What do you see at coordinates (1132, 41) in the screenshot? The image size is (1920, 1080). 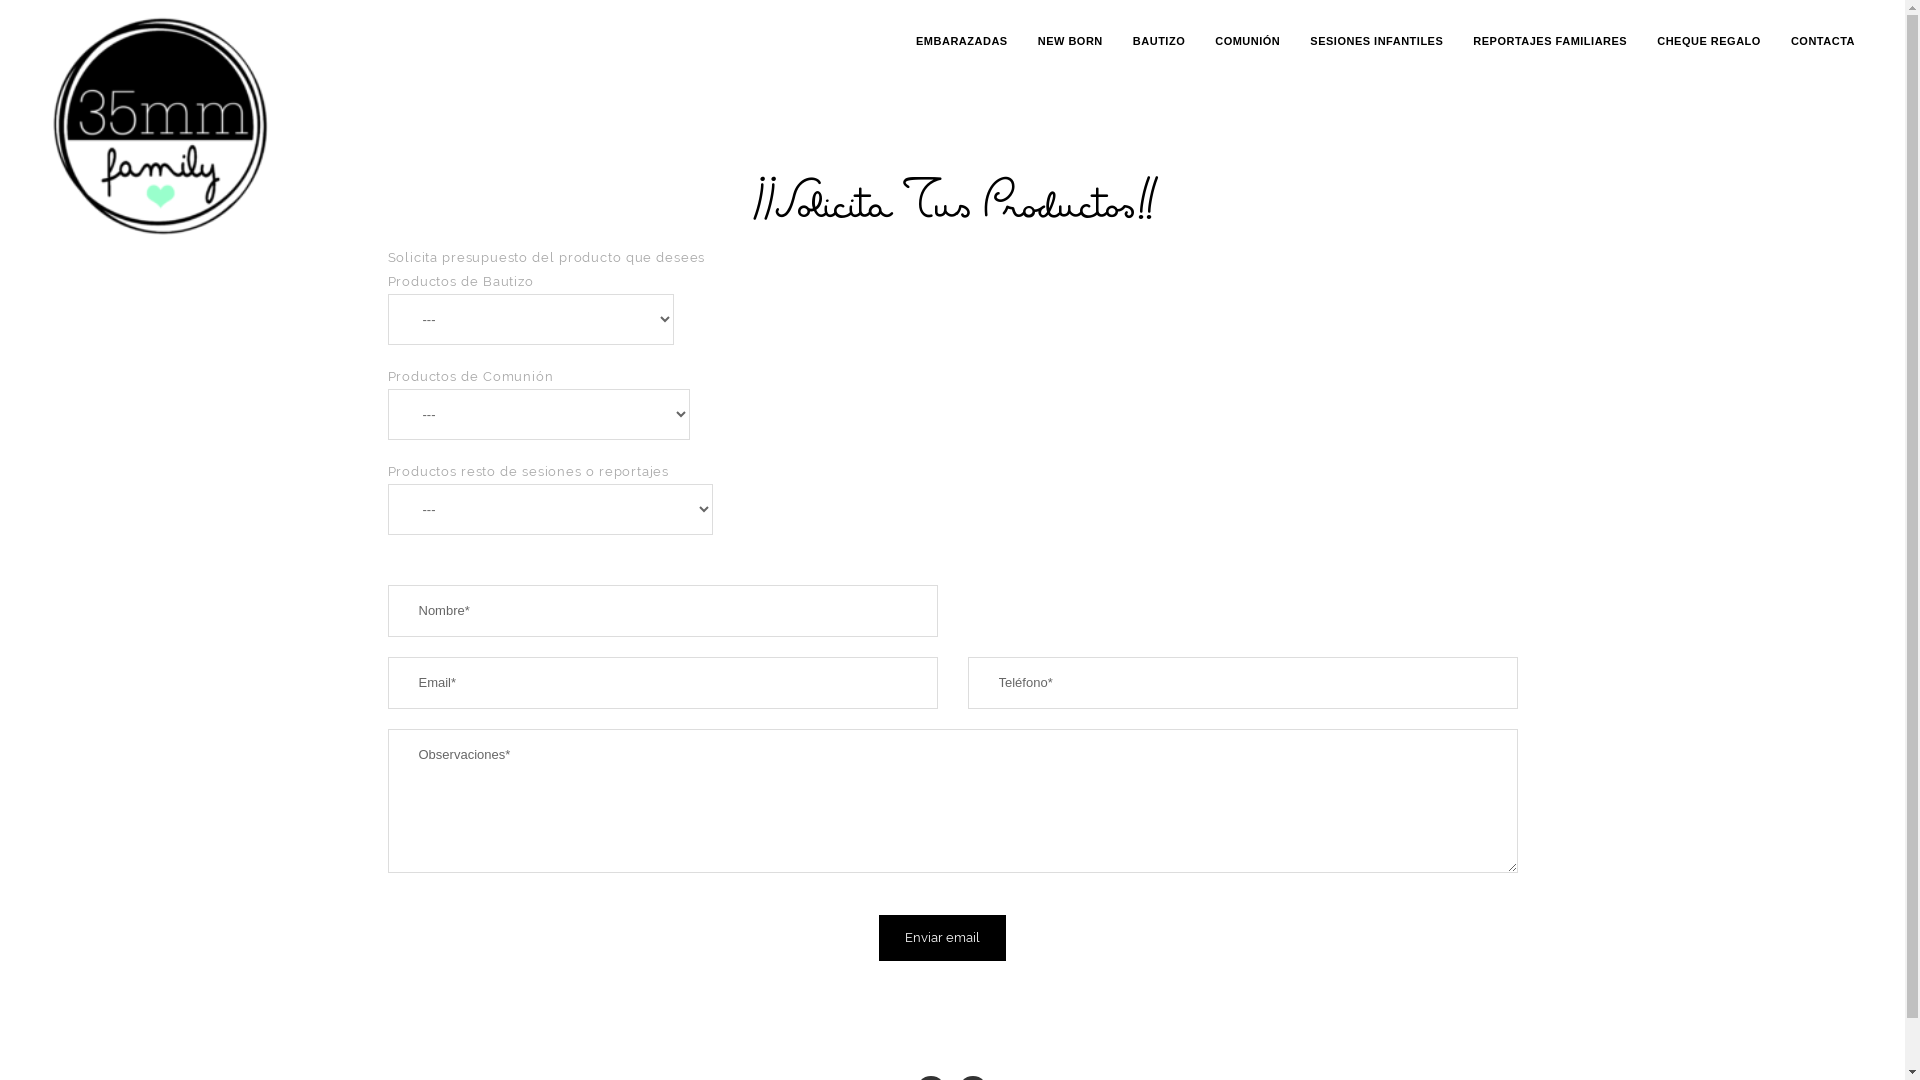 I see `'BAUTIZO'` at bounding box center [1132, 41].